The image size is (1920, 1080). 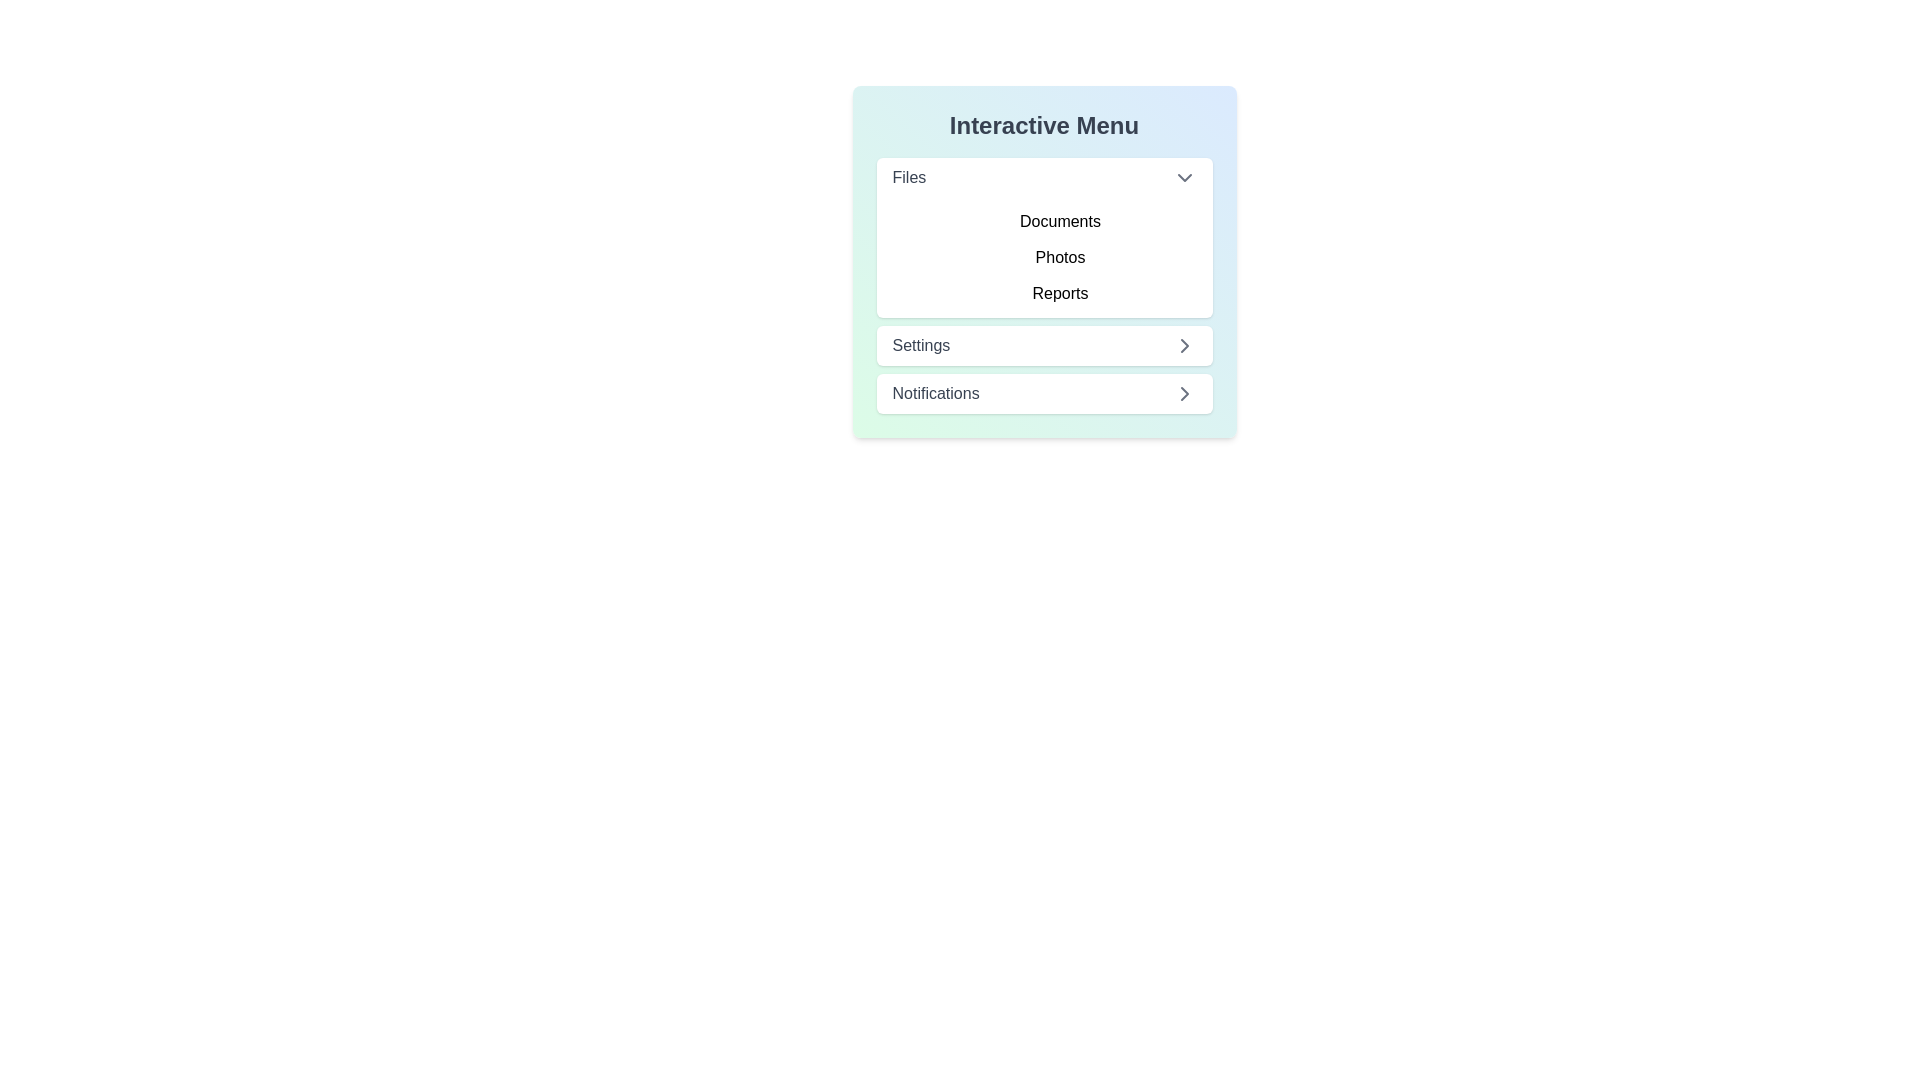 I want to click on the navigation indicator located to the right of the 'Notifications' text label in the vertical menu structure, so click(x=1184, y=393).